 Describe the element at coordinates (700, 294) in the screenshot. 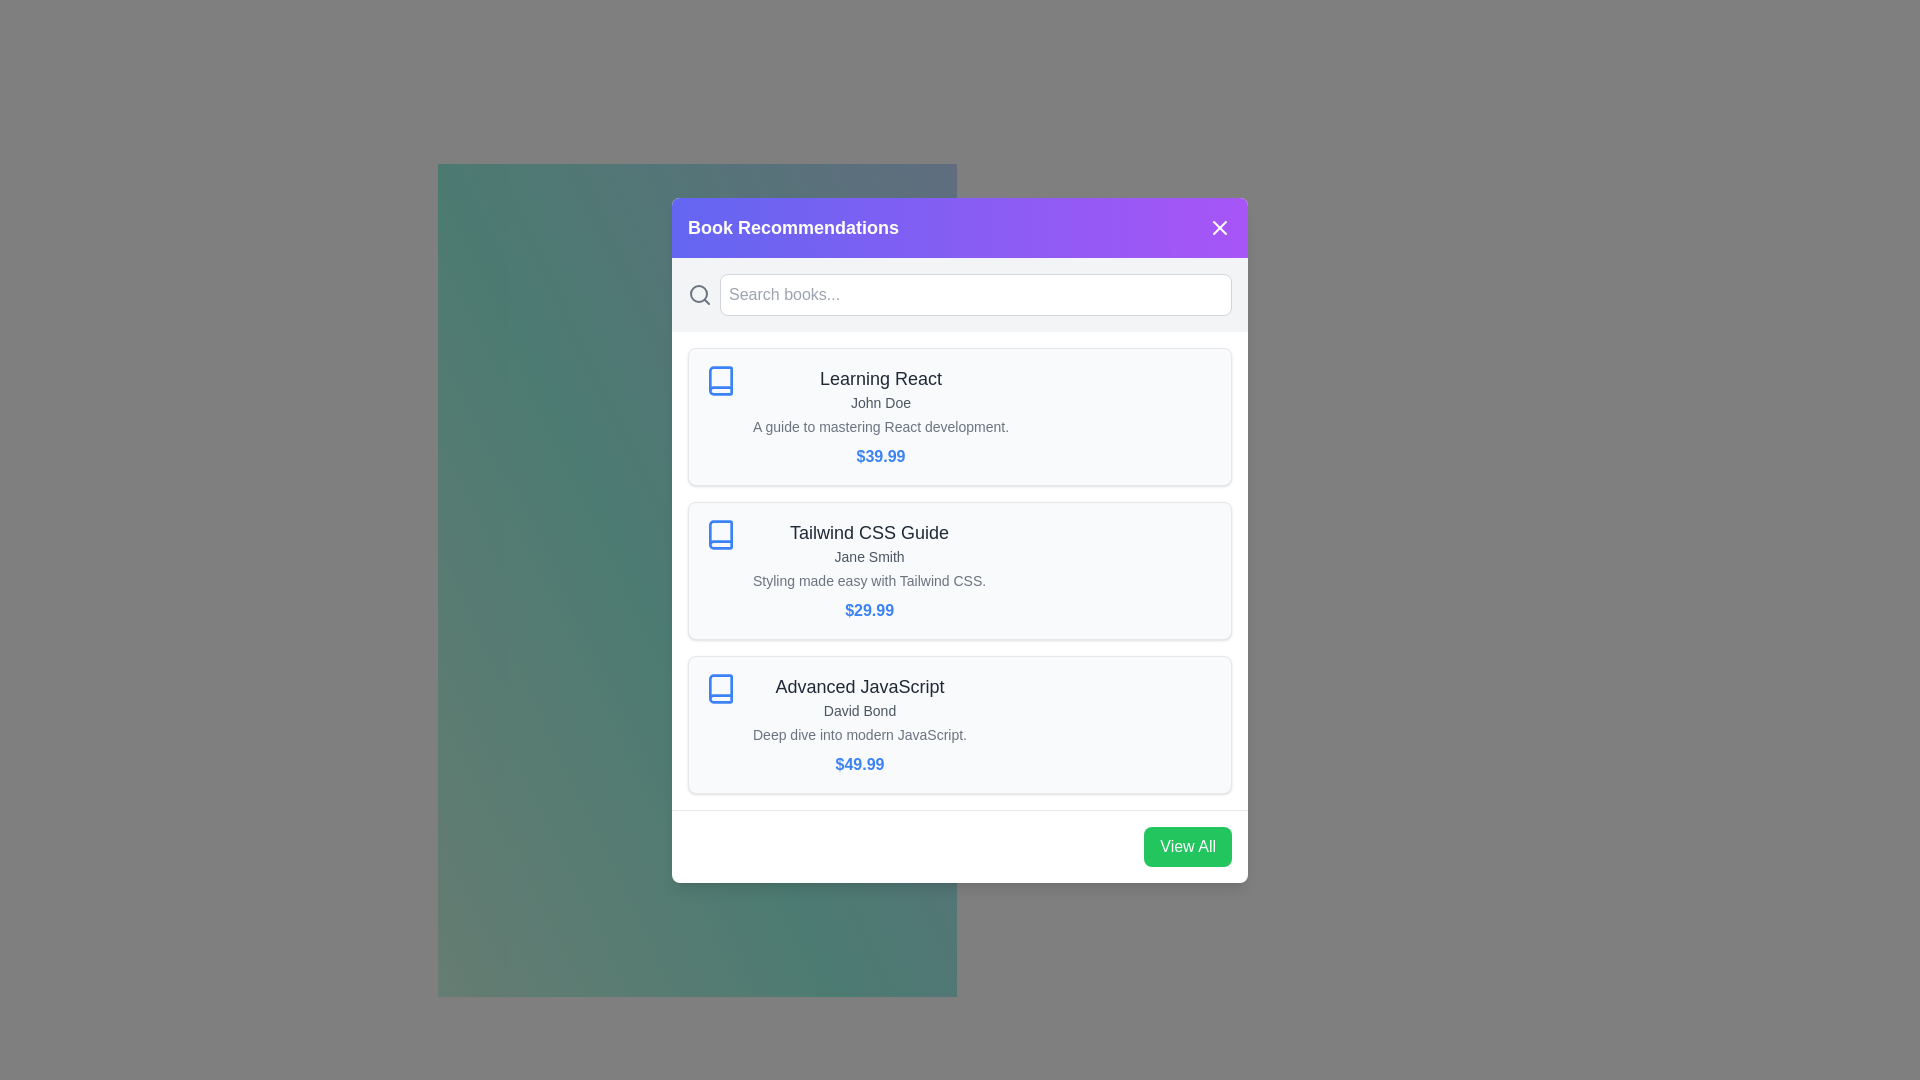

I see `the magnifying glass icon representing the search function, which is located to the left of the search input field` at that location.